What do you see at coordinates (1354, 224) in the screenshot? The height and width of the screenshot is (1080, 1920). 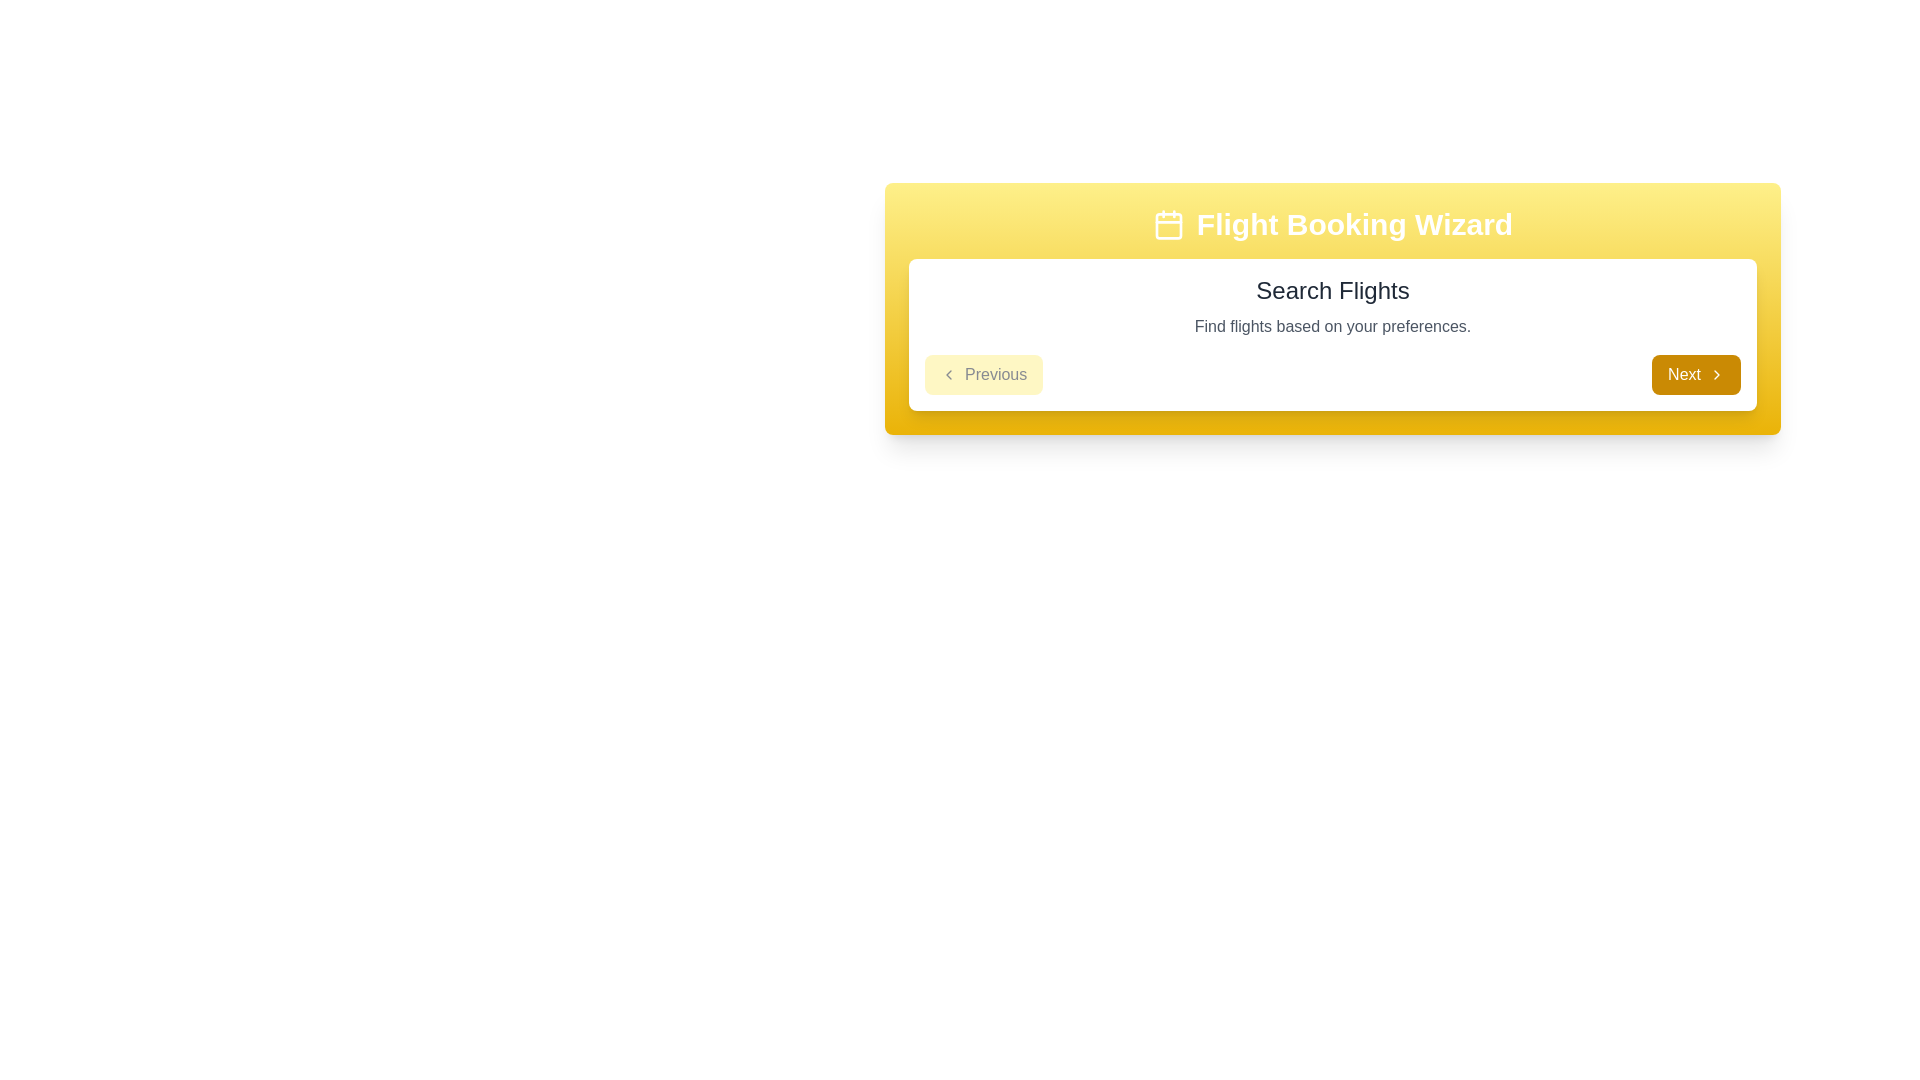 I see `static text label that serves as the title for the 'Flight Booking Wizard' section, located within the yellow header section to the right of a calendar icon` at bounding box center [1354, 224].